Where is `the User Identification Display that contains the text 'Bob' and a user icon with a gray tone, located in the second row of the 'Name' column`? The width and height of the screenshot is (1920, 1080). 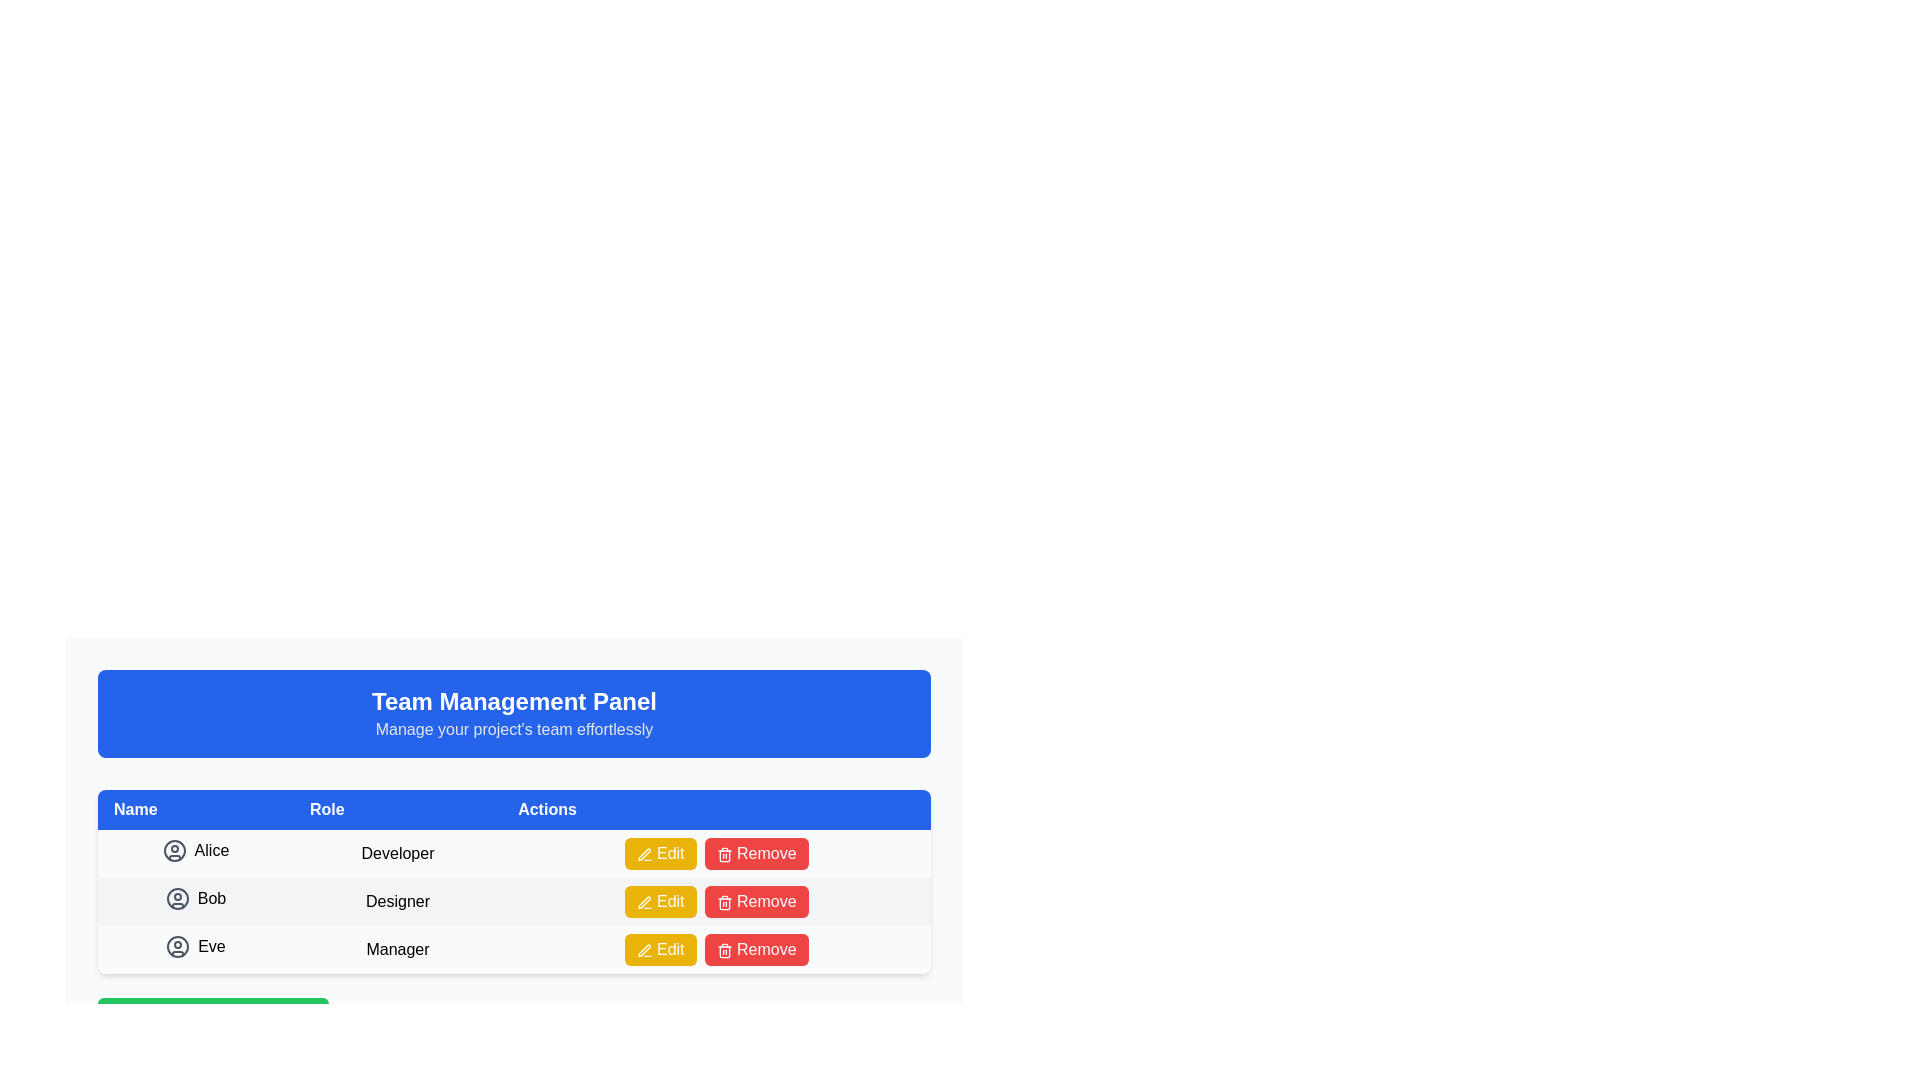
the User Identification Display that contains the text 'Bob' and a user icon with a gray tone, located in the second row of the 'Name' column is located at coordinates (196, 897).